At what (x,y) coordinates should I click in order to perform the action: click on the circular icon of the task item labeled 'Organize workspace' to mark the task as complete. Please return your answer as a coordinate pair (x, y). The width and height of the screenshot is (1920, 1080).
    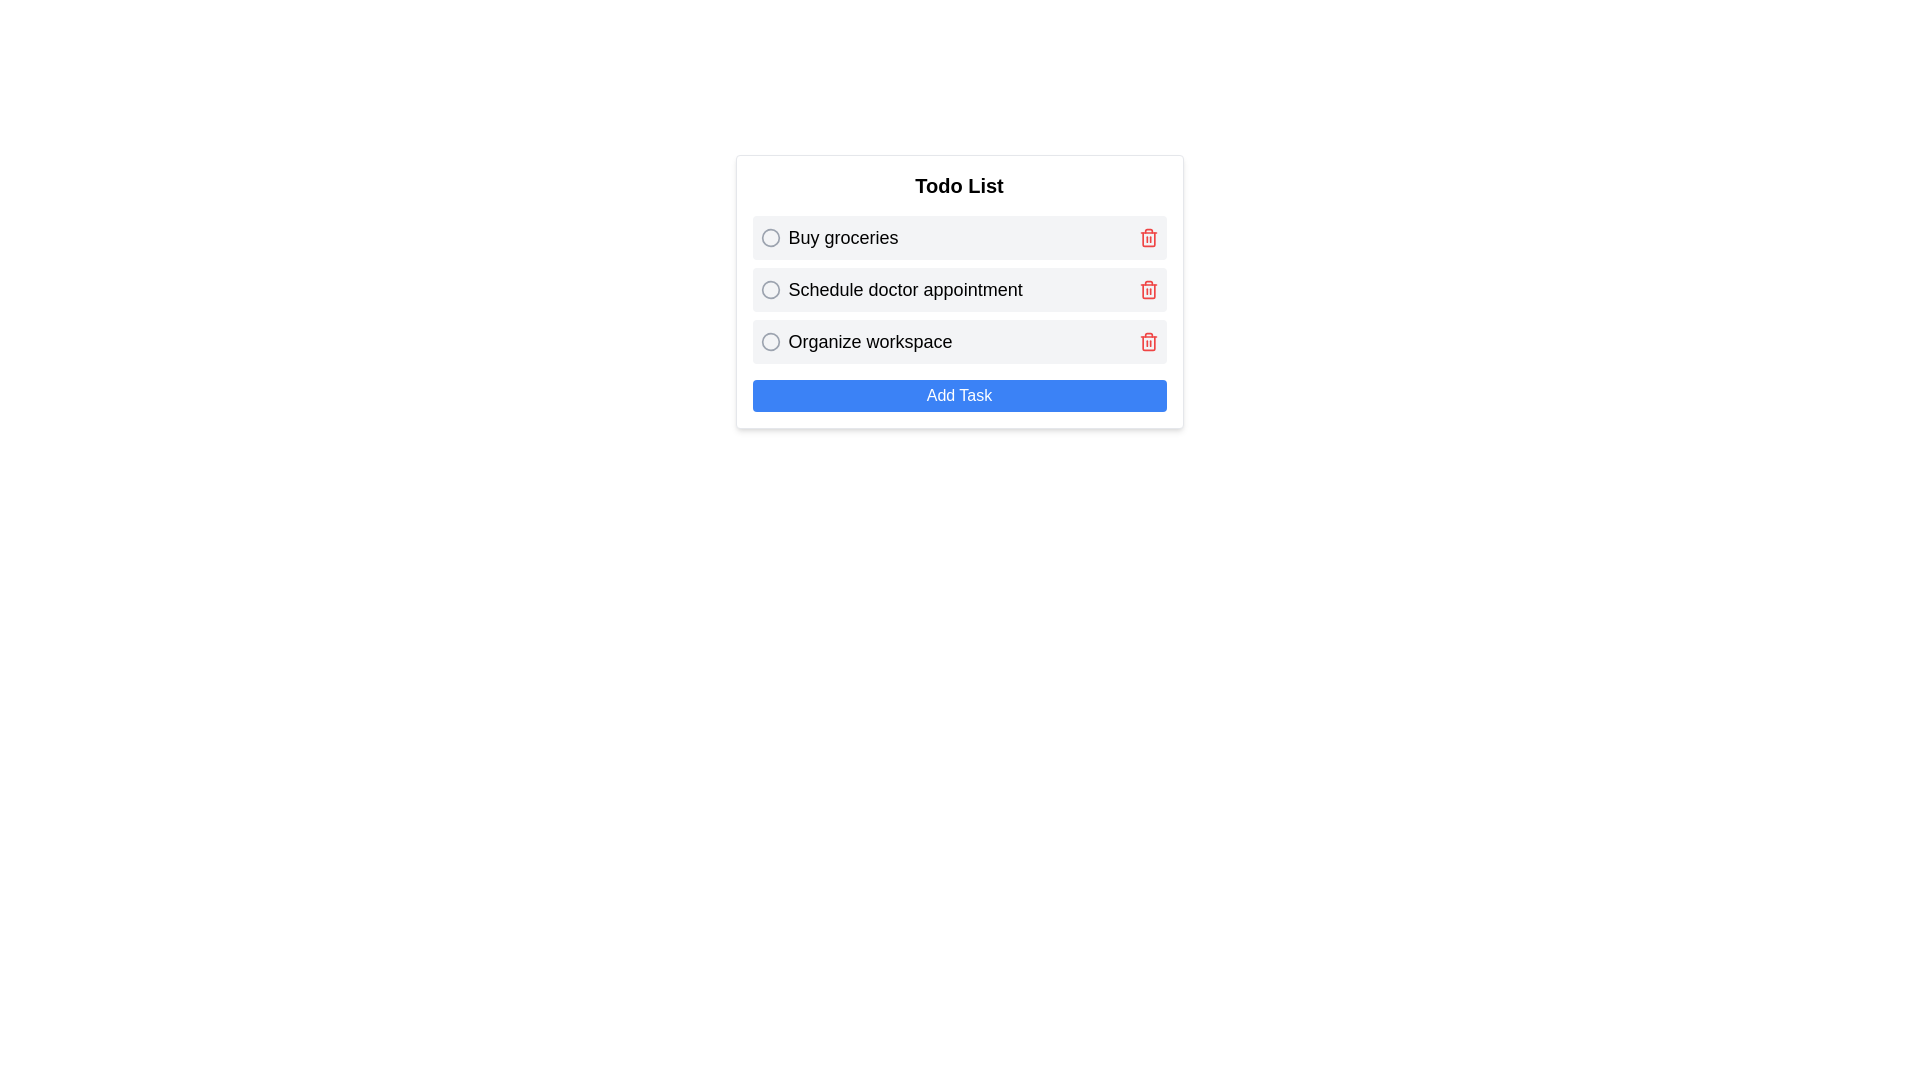
    Looking at the image, I should click on (856, 341).